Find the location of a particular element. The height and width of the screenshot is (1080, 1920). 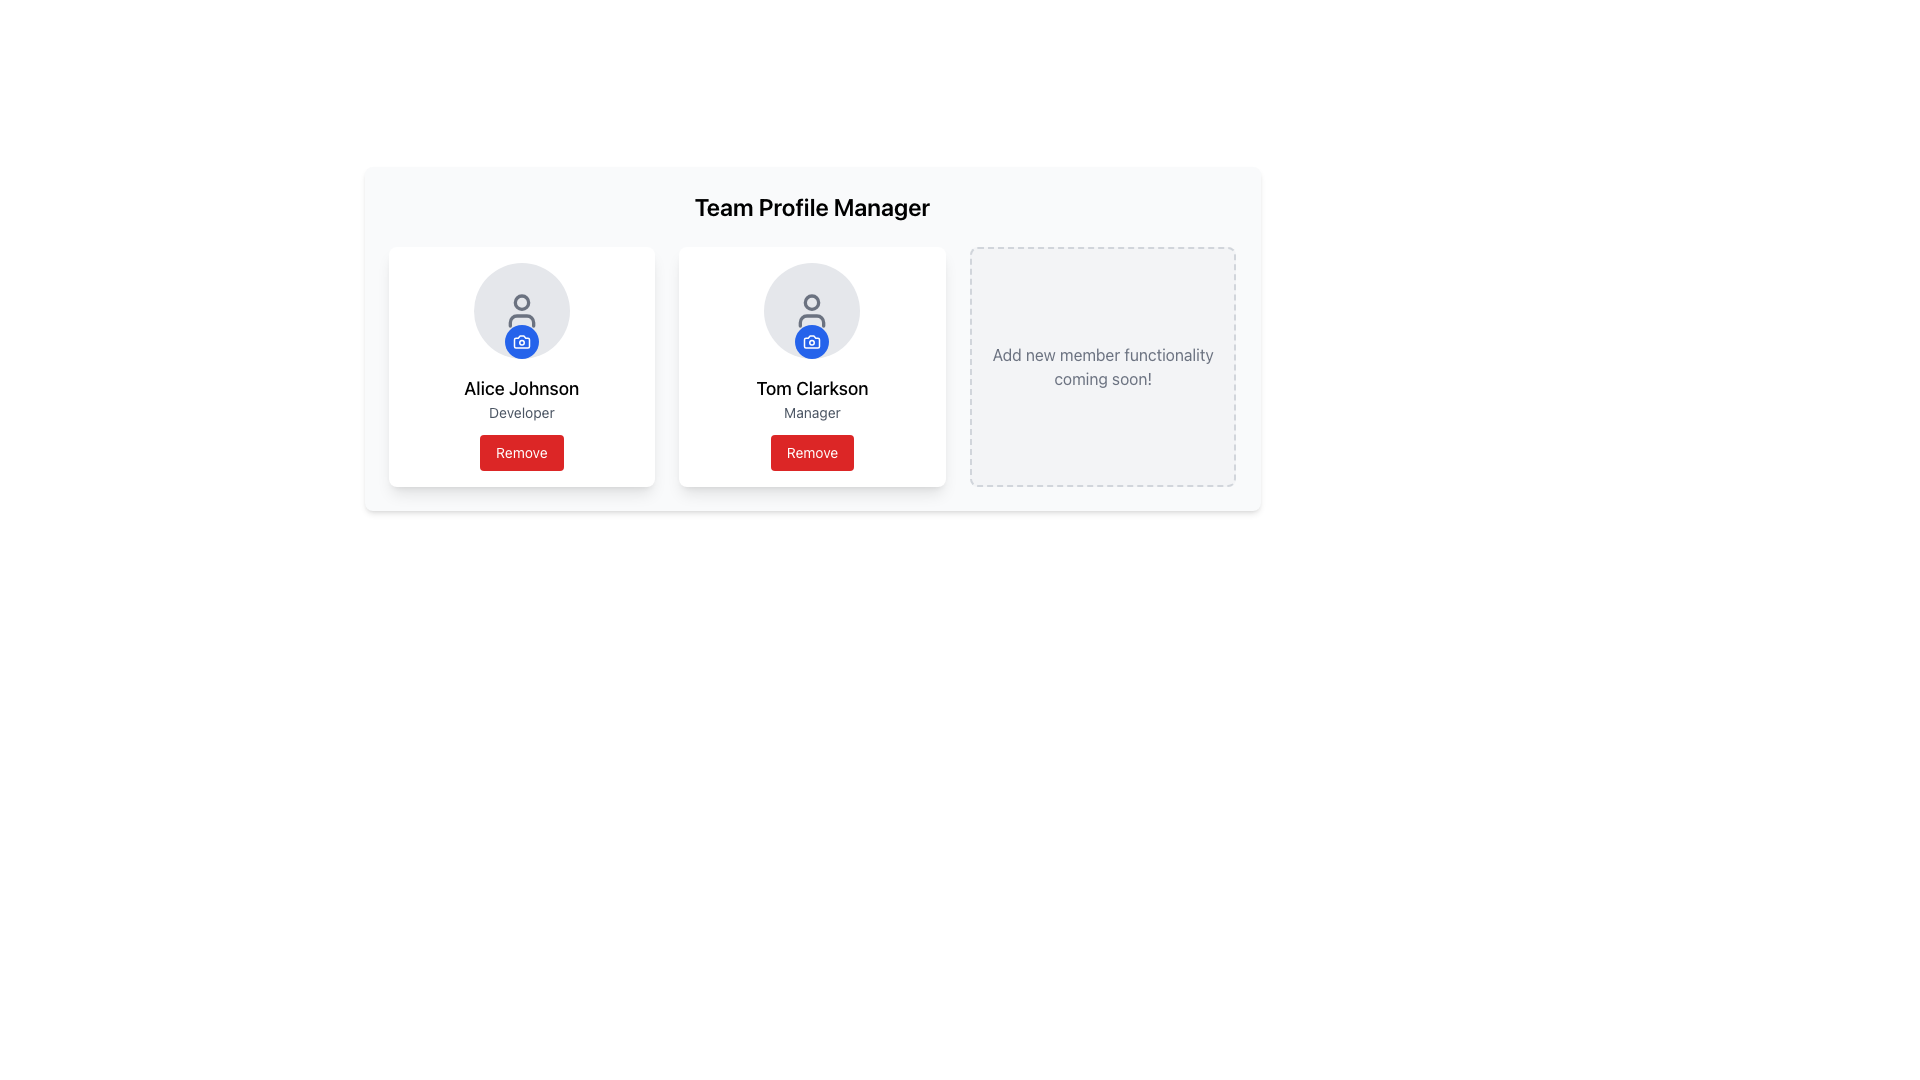

the camera icon in the circular profile image placeholder for 'Alice Johnson' to update the profile picture is located at coordinates (521, 311).